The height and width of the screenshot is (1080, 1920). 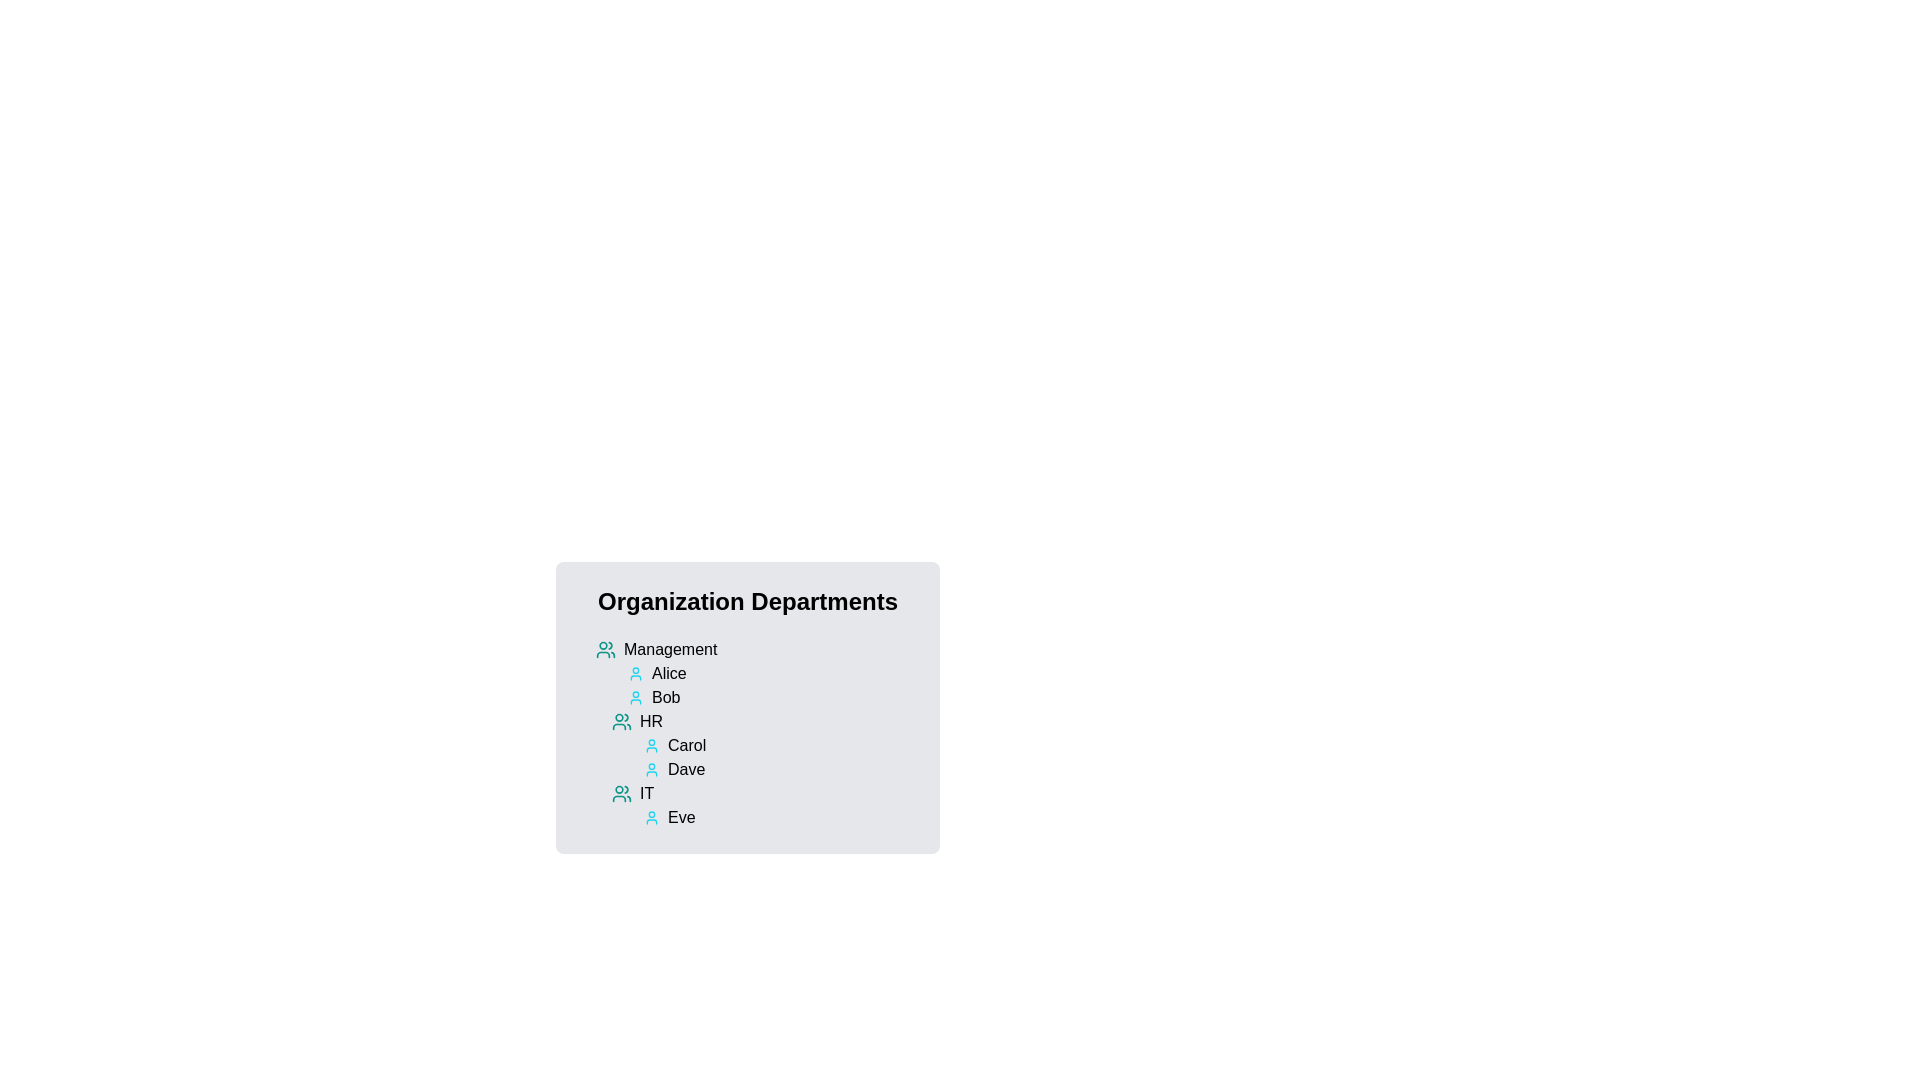 What do you see at coordinates (652, 745) in the screenshot?
I see `the user silhouette icon styled in cyan, located to the left of the text 'Carol'` at bounding box center [652, 745].